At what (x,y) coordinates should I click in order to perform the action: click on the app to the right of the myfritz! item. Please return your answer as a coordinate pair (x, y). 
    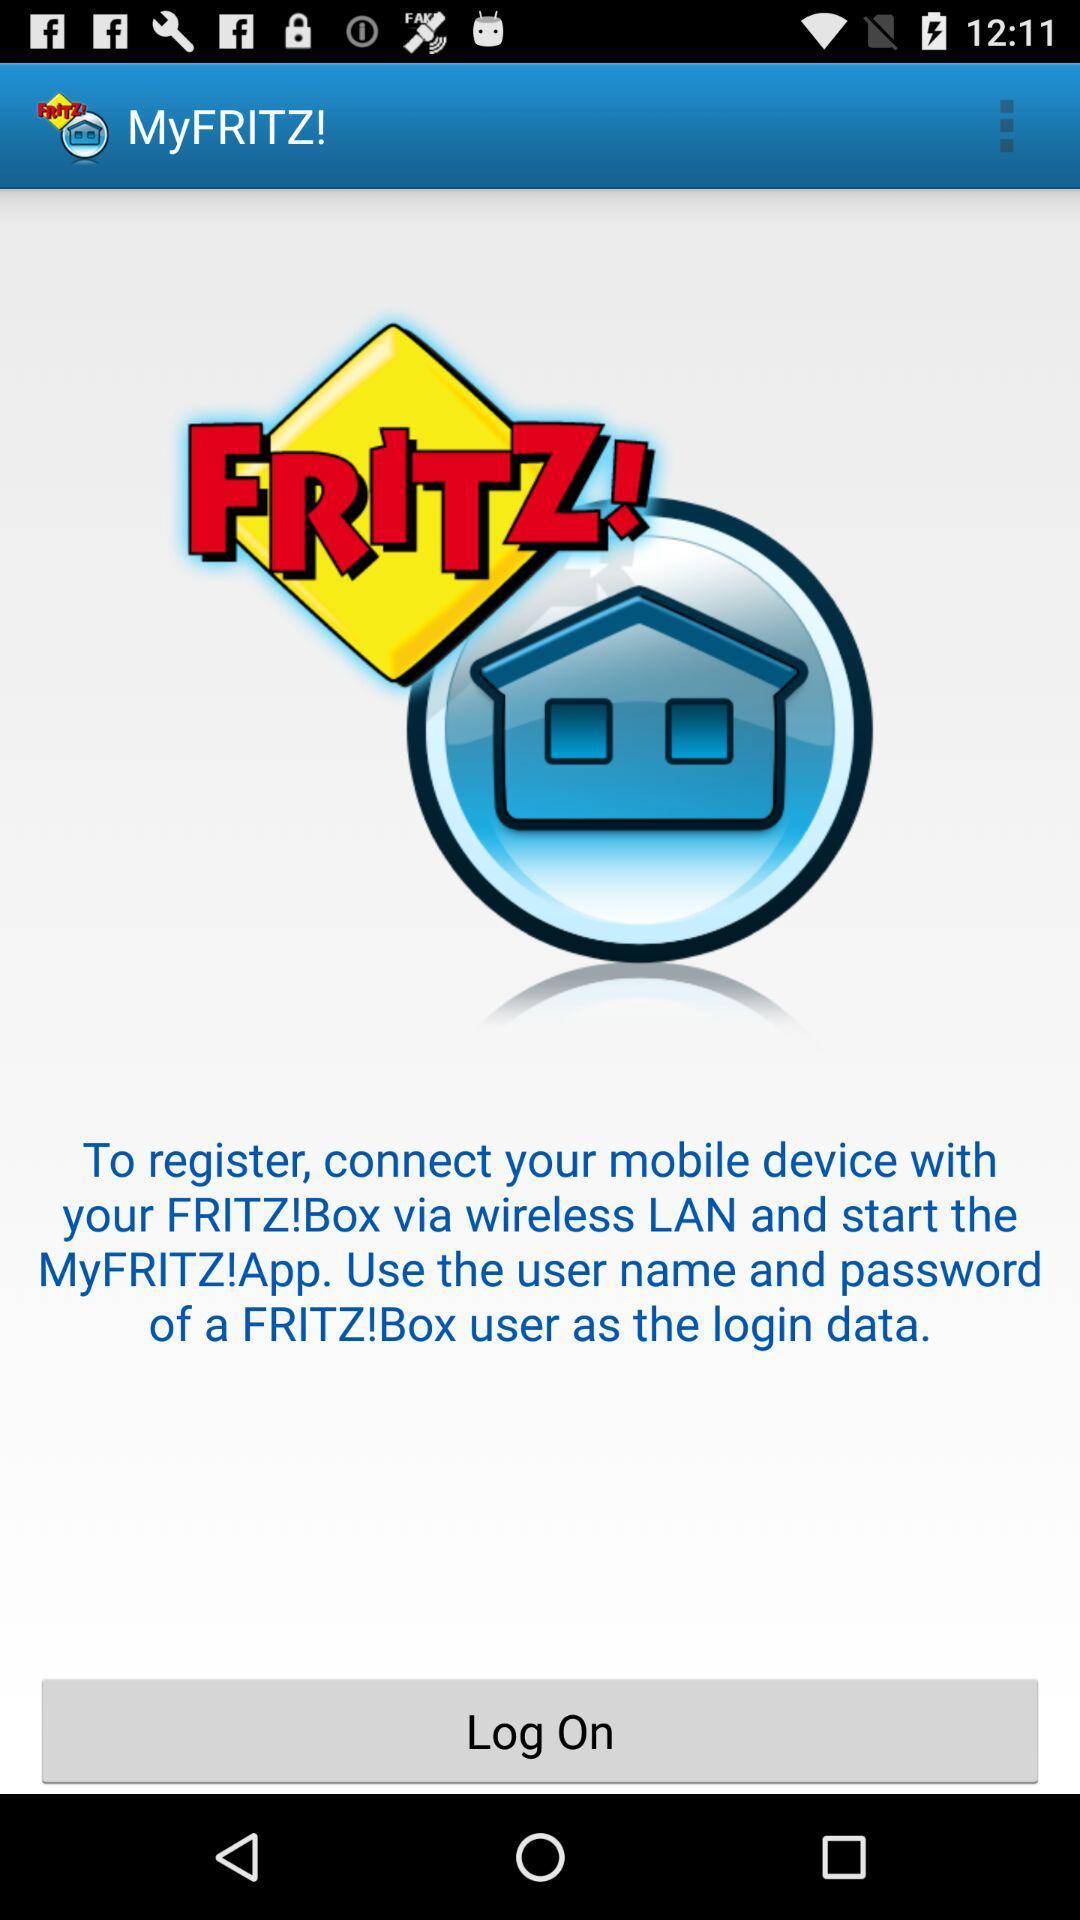
    Looking at the image, I should click on (1006, 124).